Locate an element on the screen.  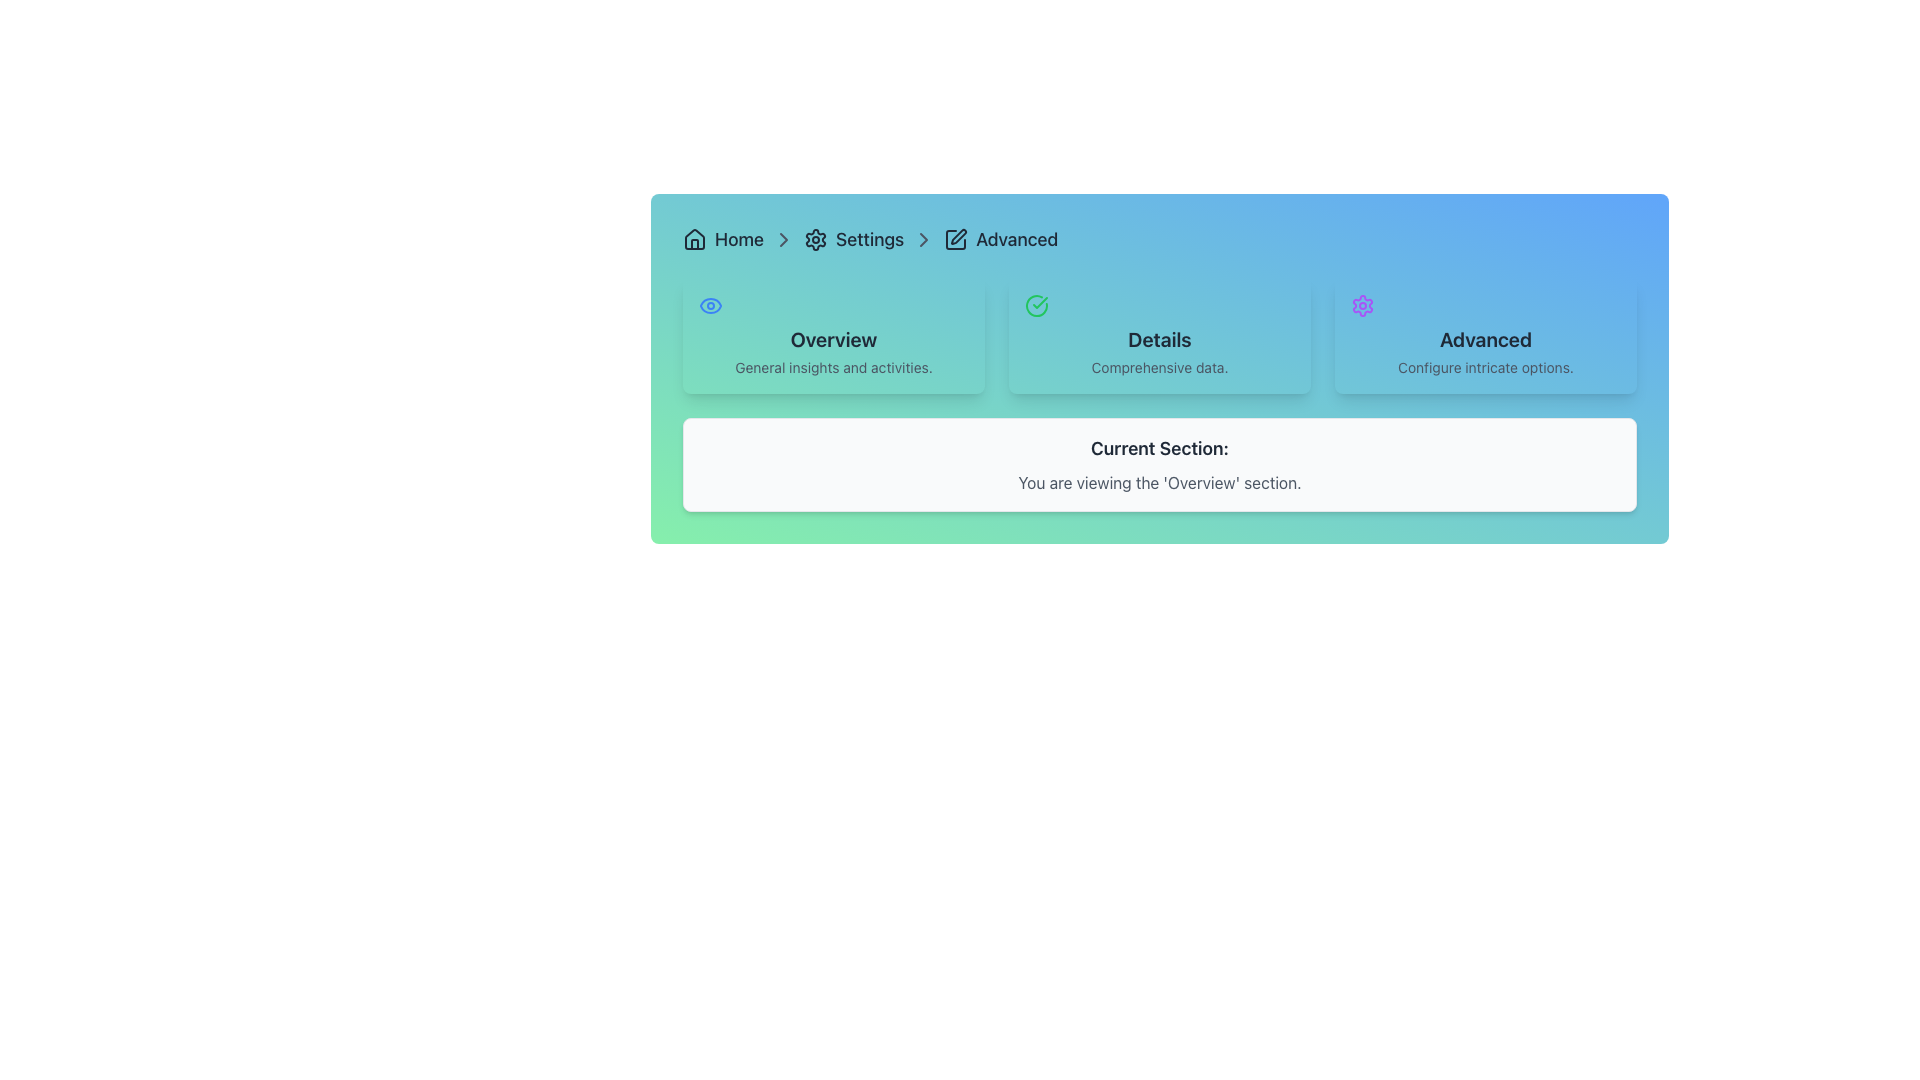
the gear-shaped icon located to the left of the 'Settings' text in the breadcrumb navigation bar is located at coordinates (816, 238).